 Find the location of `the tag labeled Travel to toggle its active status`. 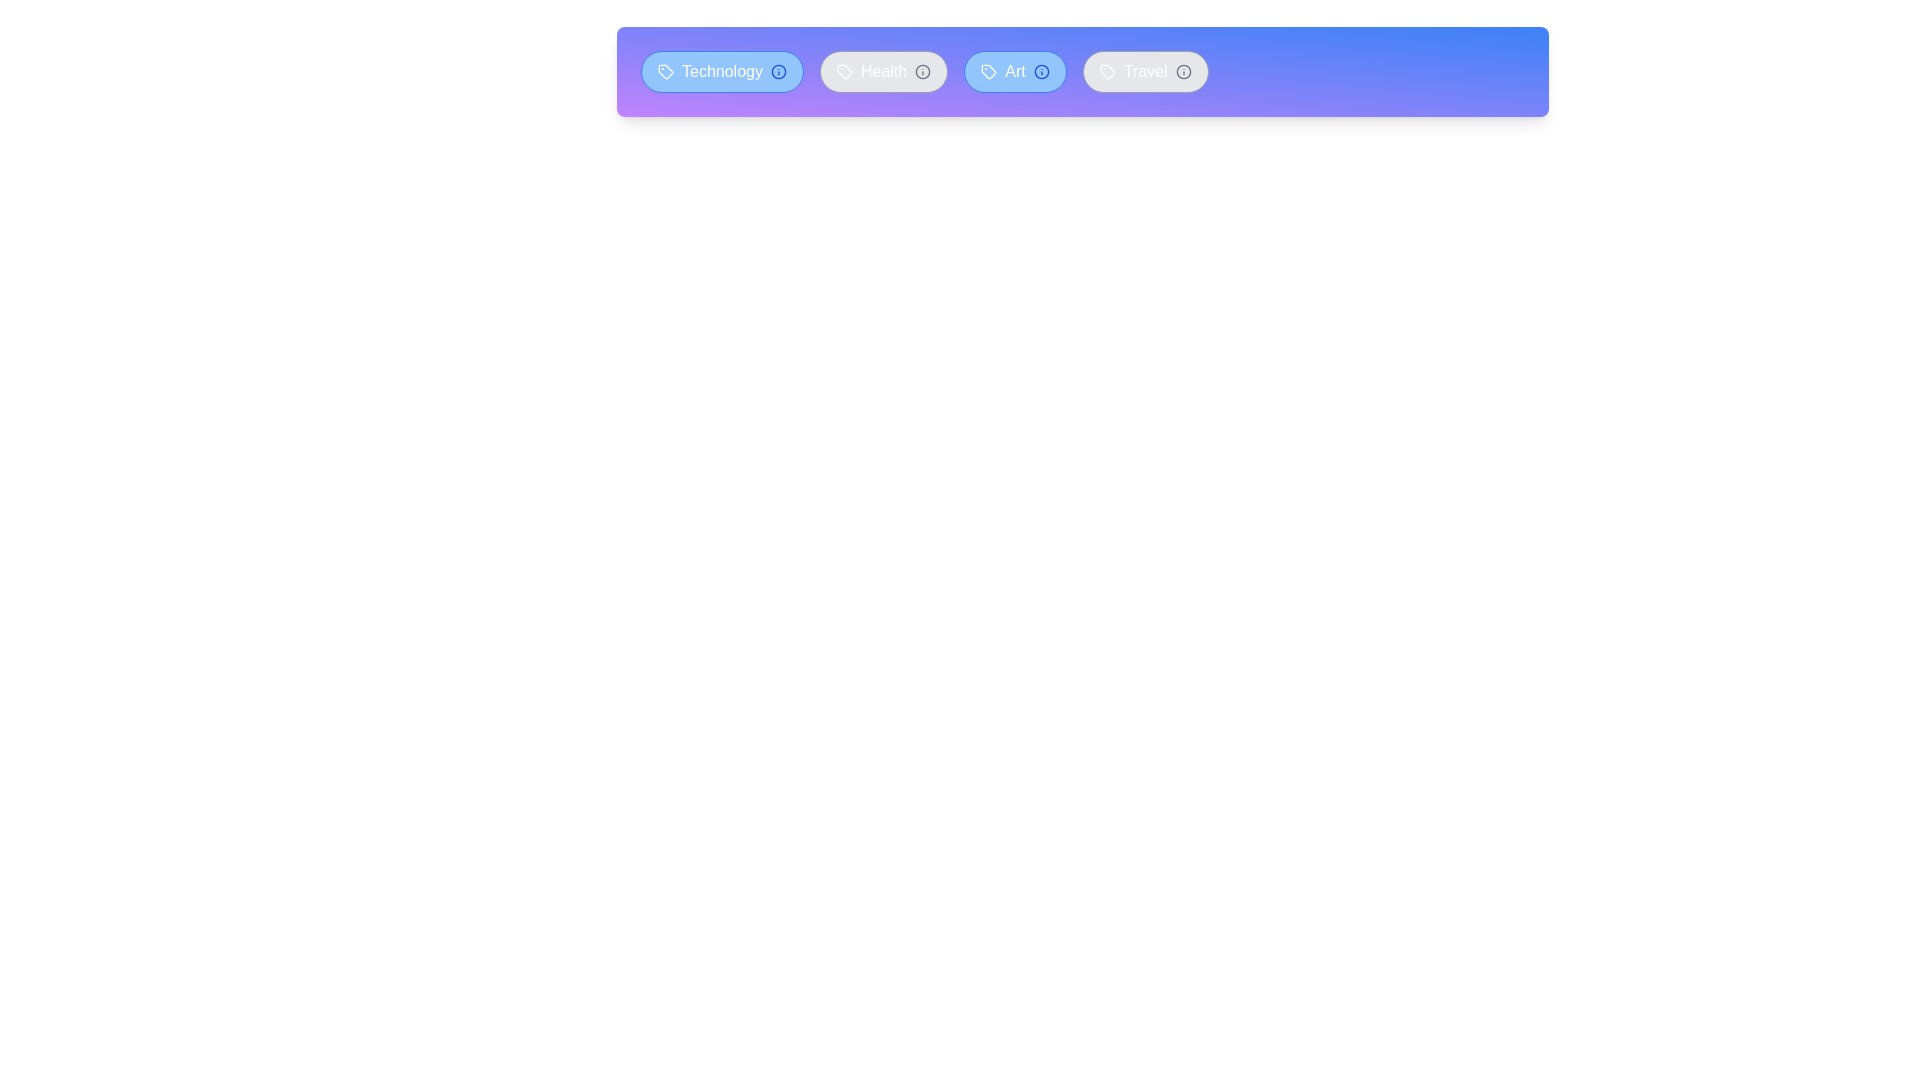

the tag labeled Travel to toggle its active status is located at coordinates (1145, 71).